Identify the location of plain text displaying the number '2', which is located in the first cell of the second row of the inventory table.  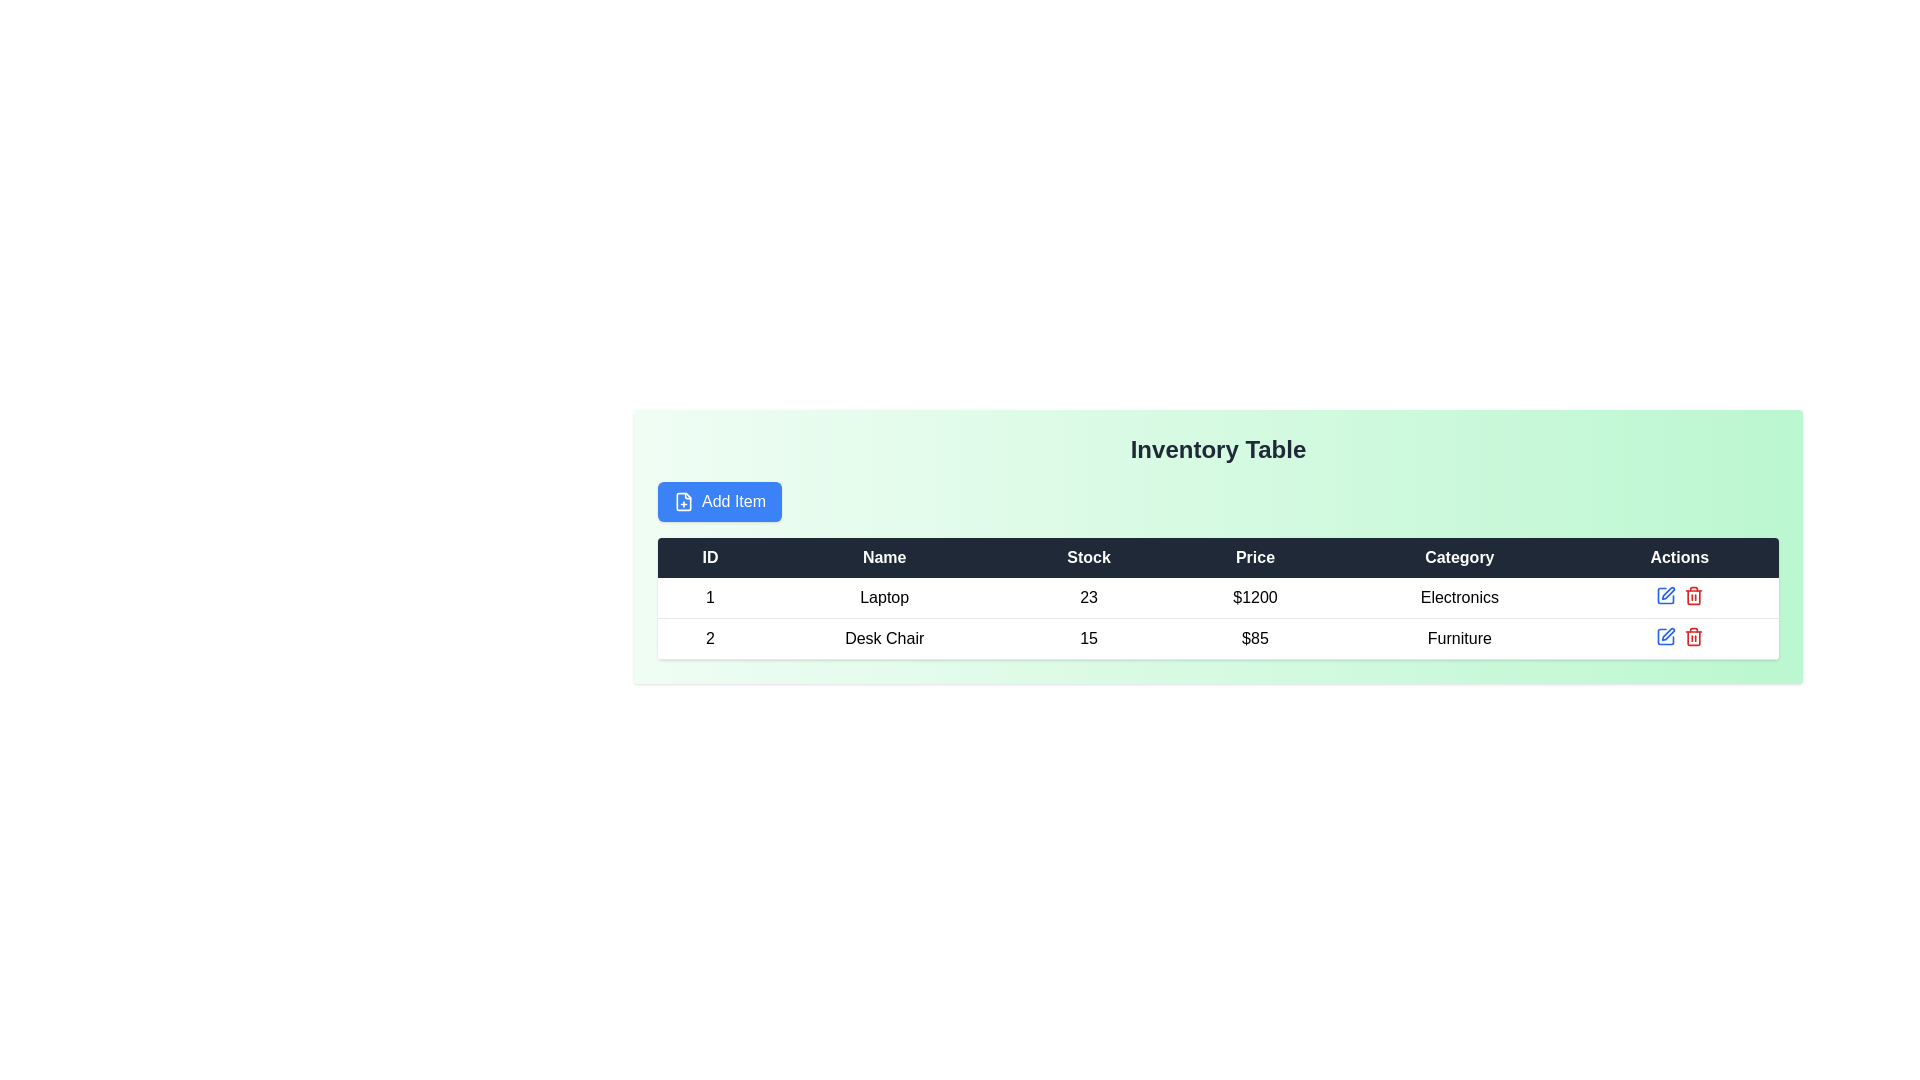
(710, 639).